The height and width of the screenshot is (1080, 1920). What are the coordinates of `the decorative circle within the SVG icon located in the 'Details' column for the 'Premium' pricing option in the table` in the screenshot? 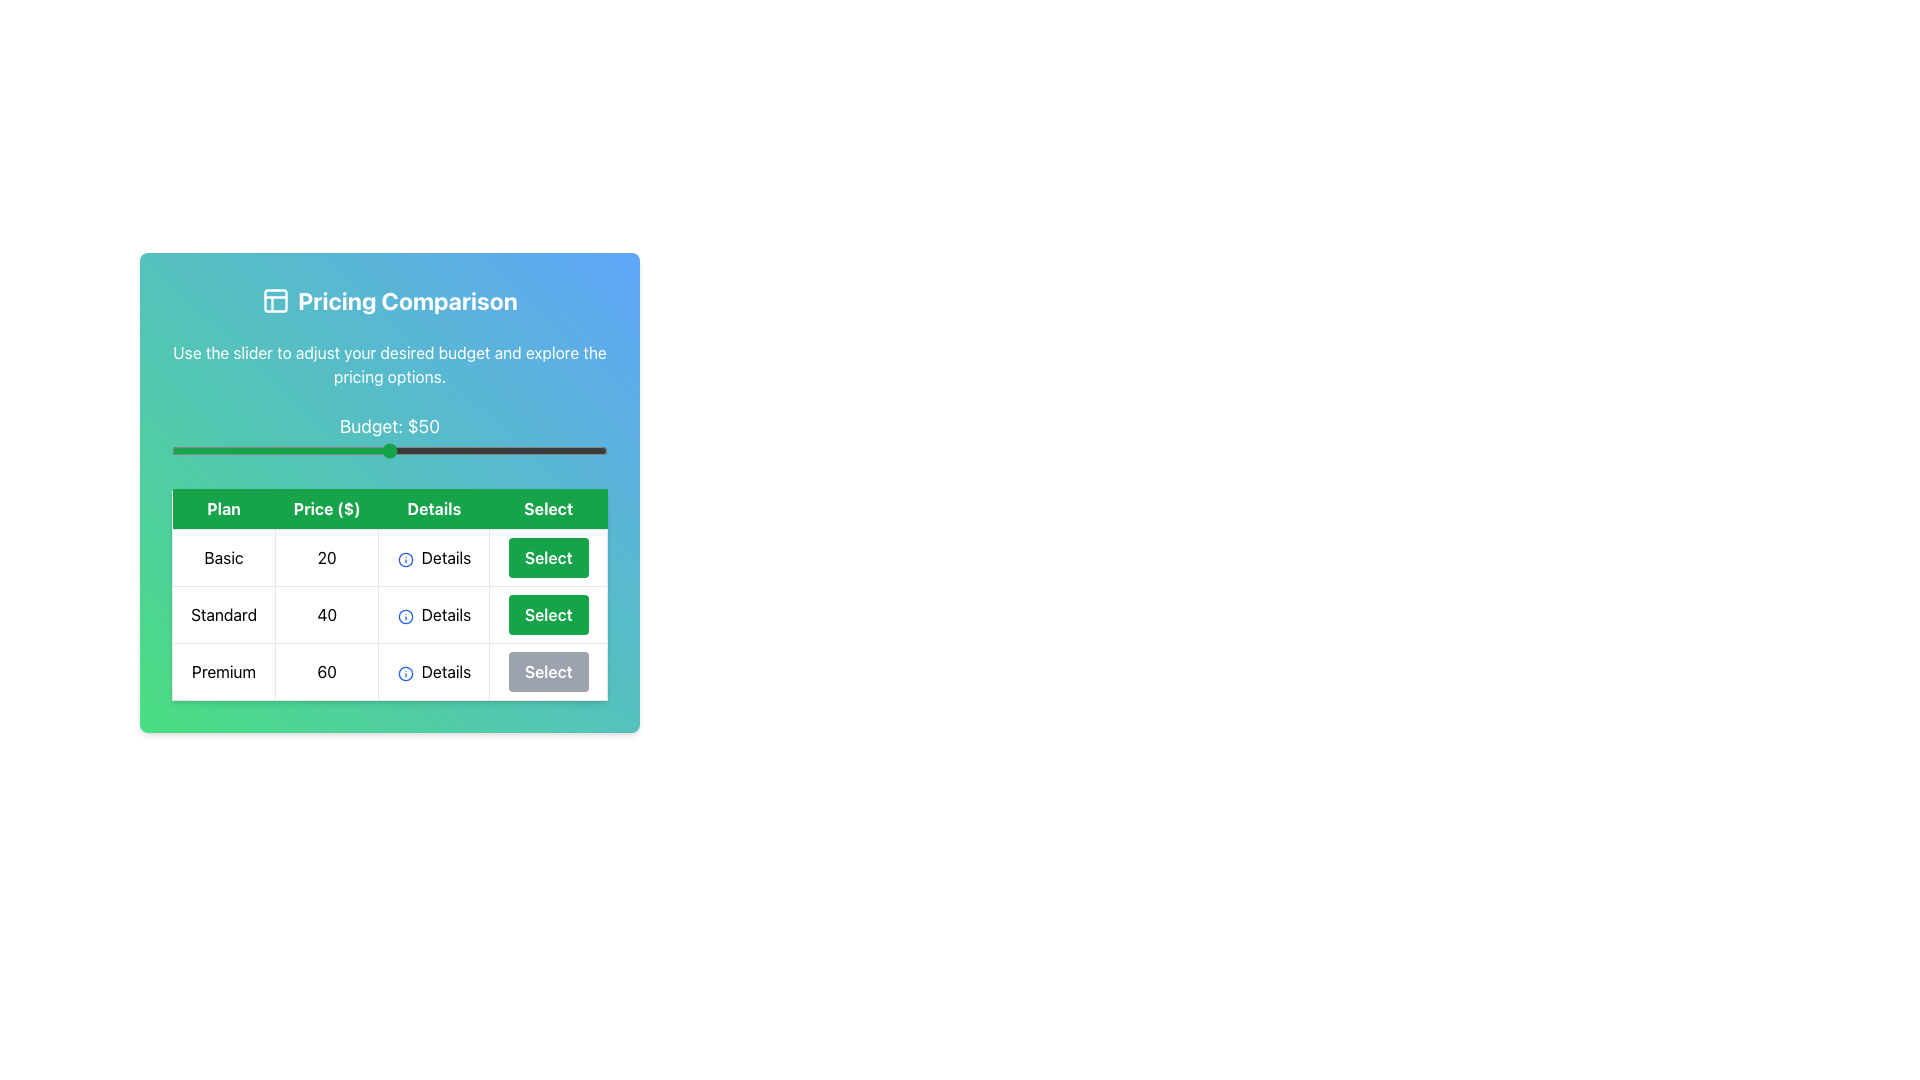 It's located at (404, 673).